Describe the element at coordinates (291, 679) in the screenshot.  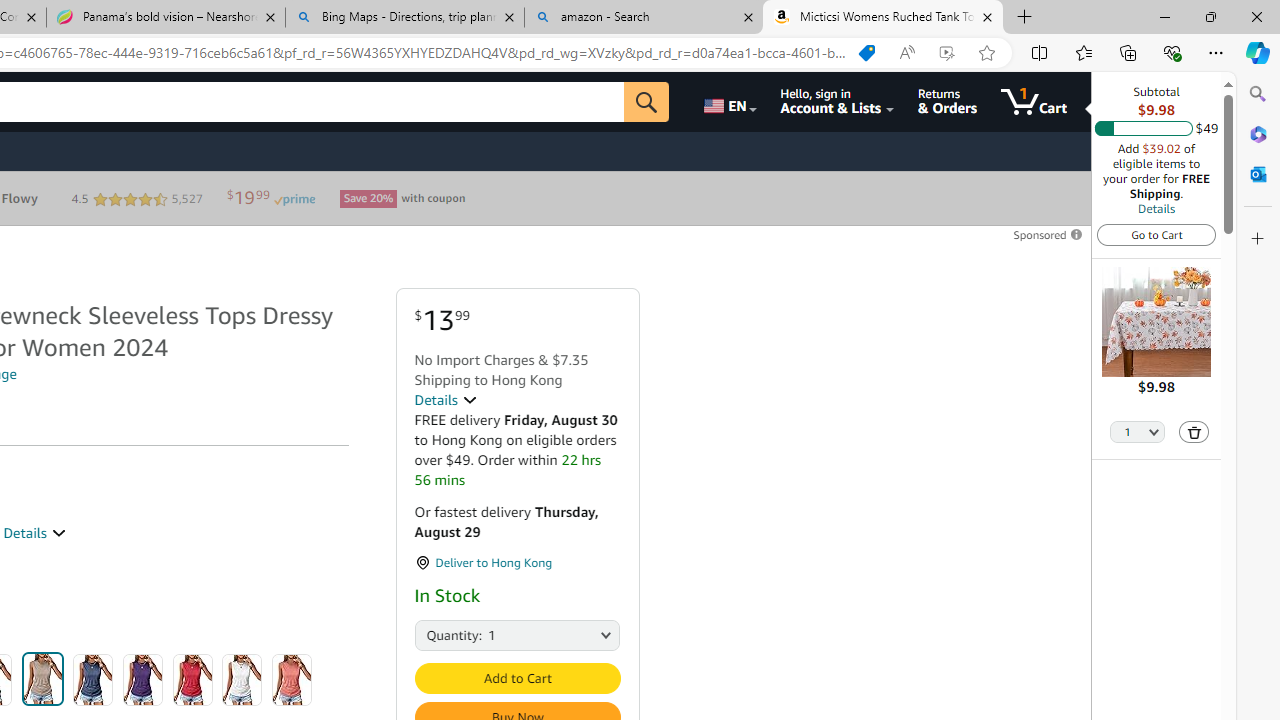
I see `'Pink'` at that location.